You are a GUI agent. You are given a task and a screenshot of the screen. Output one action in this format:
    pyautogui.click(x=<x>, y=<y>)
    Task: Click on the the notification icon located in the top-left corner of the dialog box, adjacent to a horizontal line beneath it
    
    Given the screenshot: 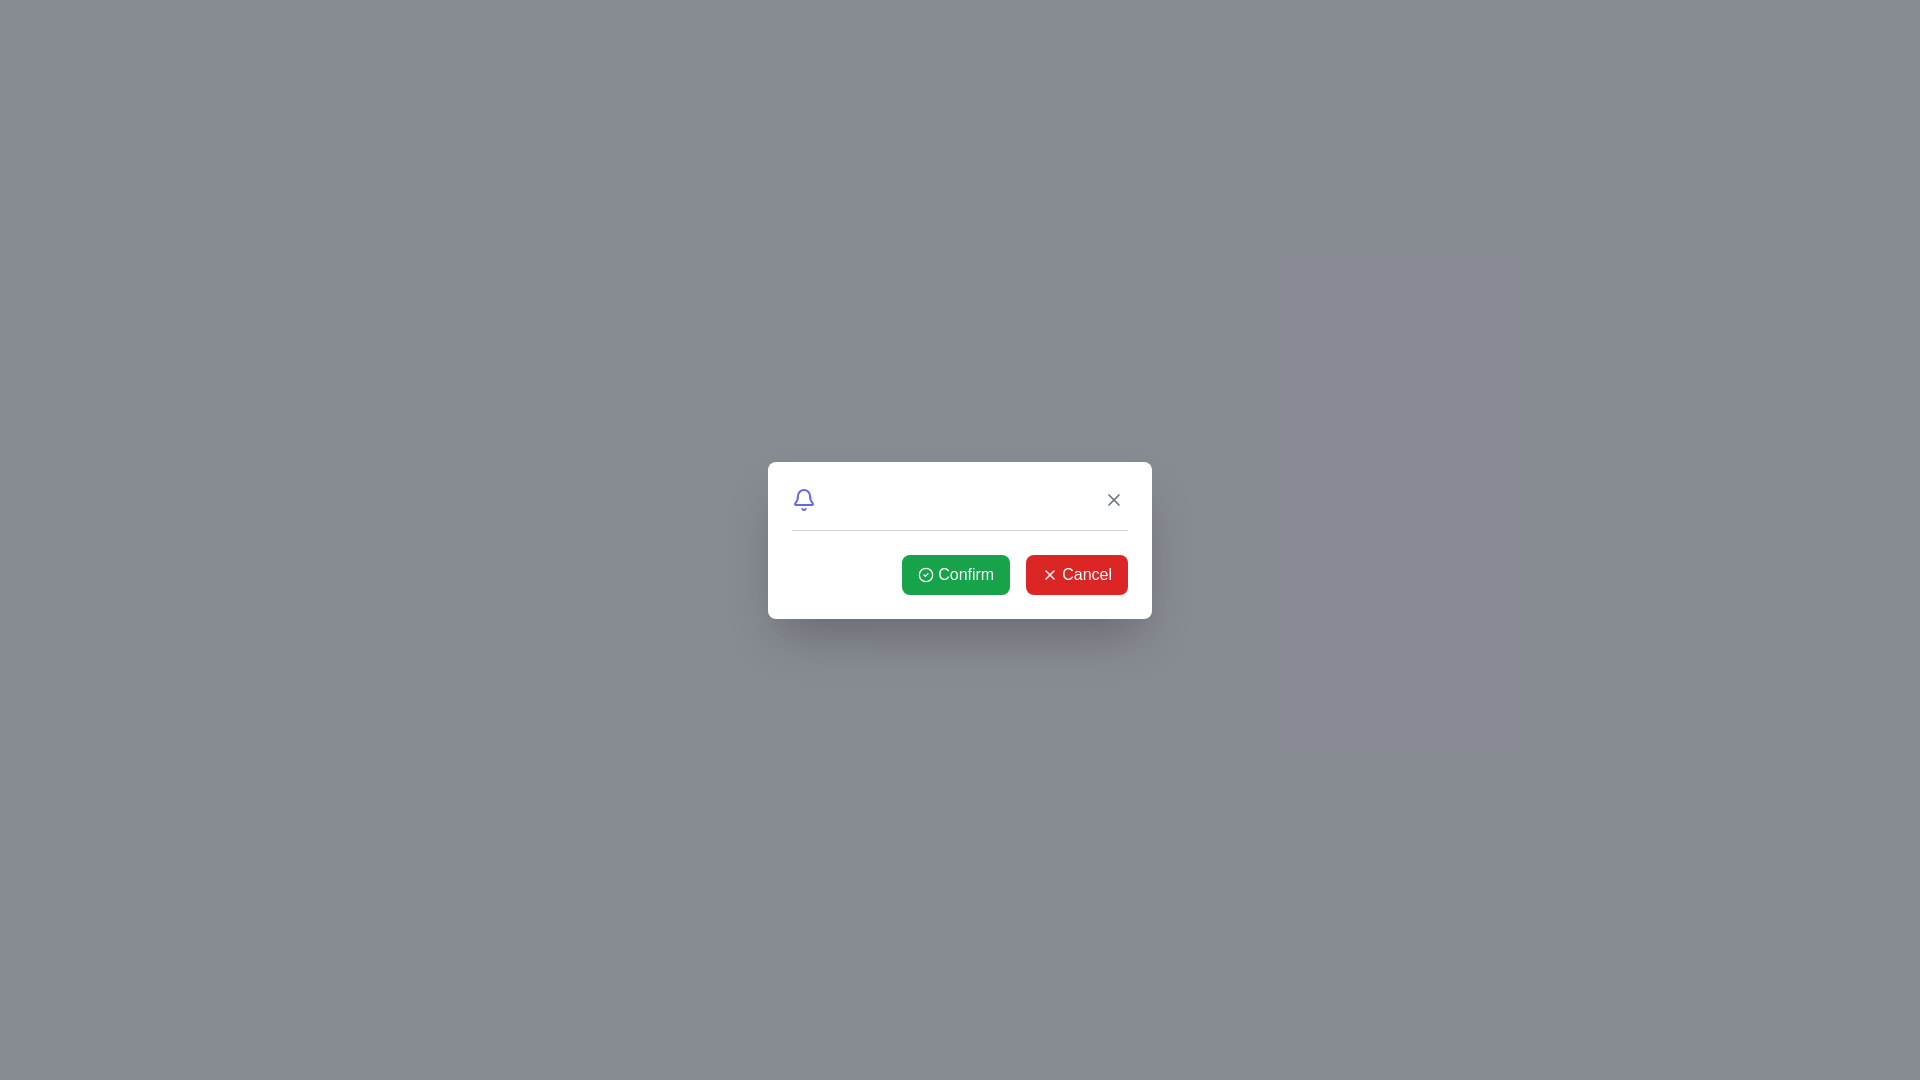 What is the action you would take?
    pyautogui.click(x=807, y=497)
    